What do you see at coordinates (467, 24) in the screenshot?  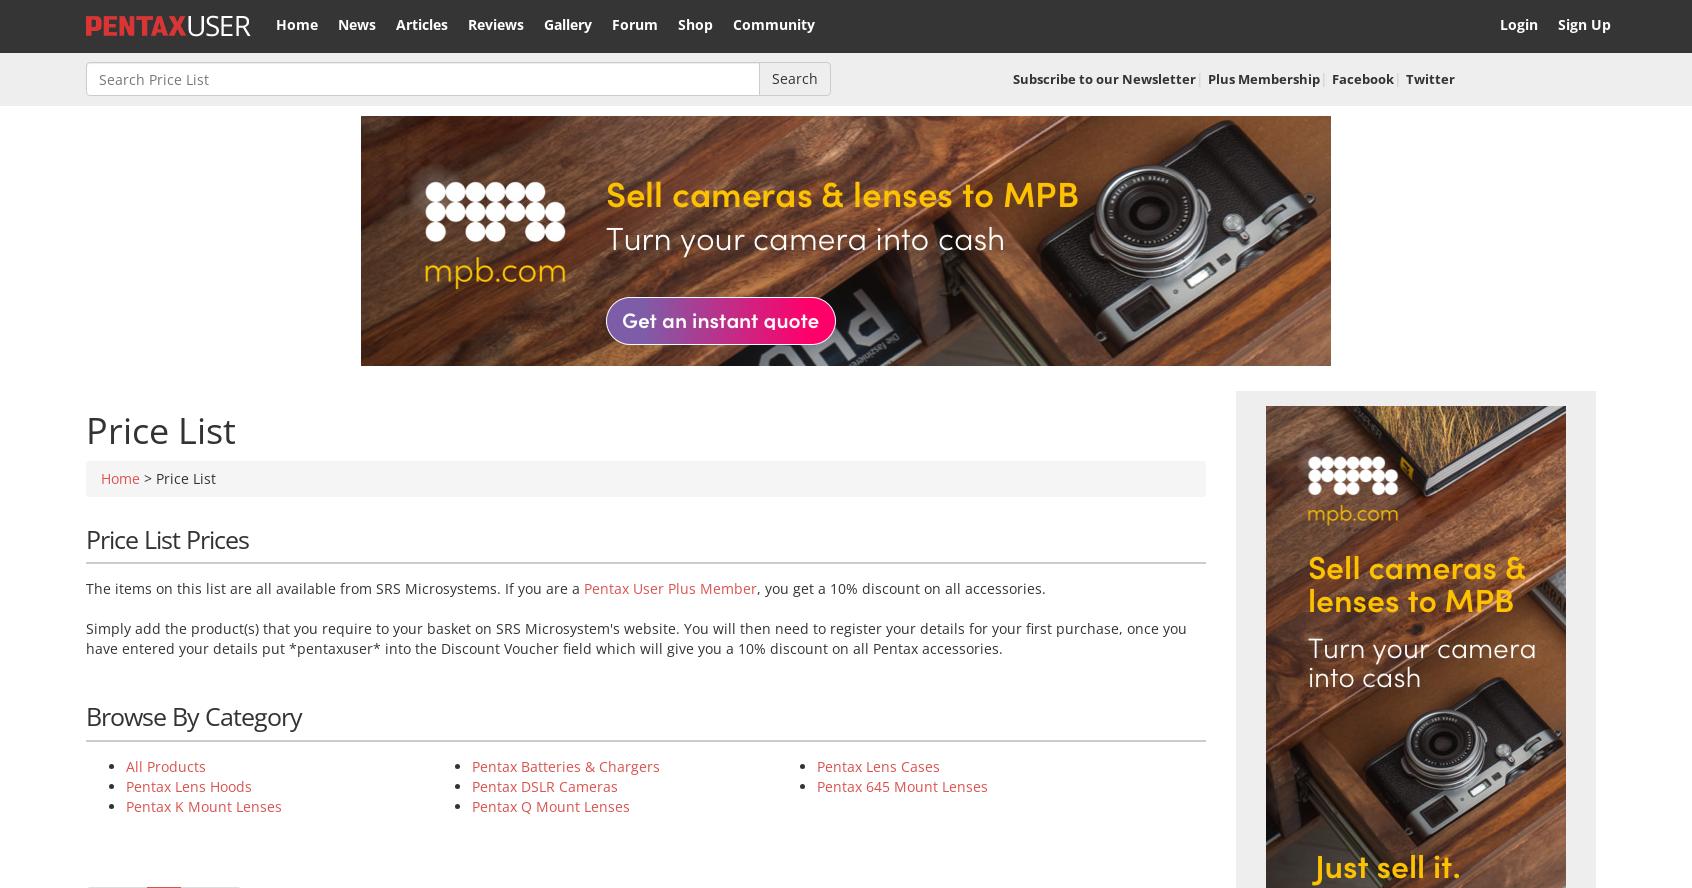 I see `'Reviews'` at bounding box center [467, 24].